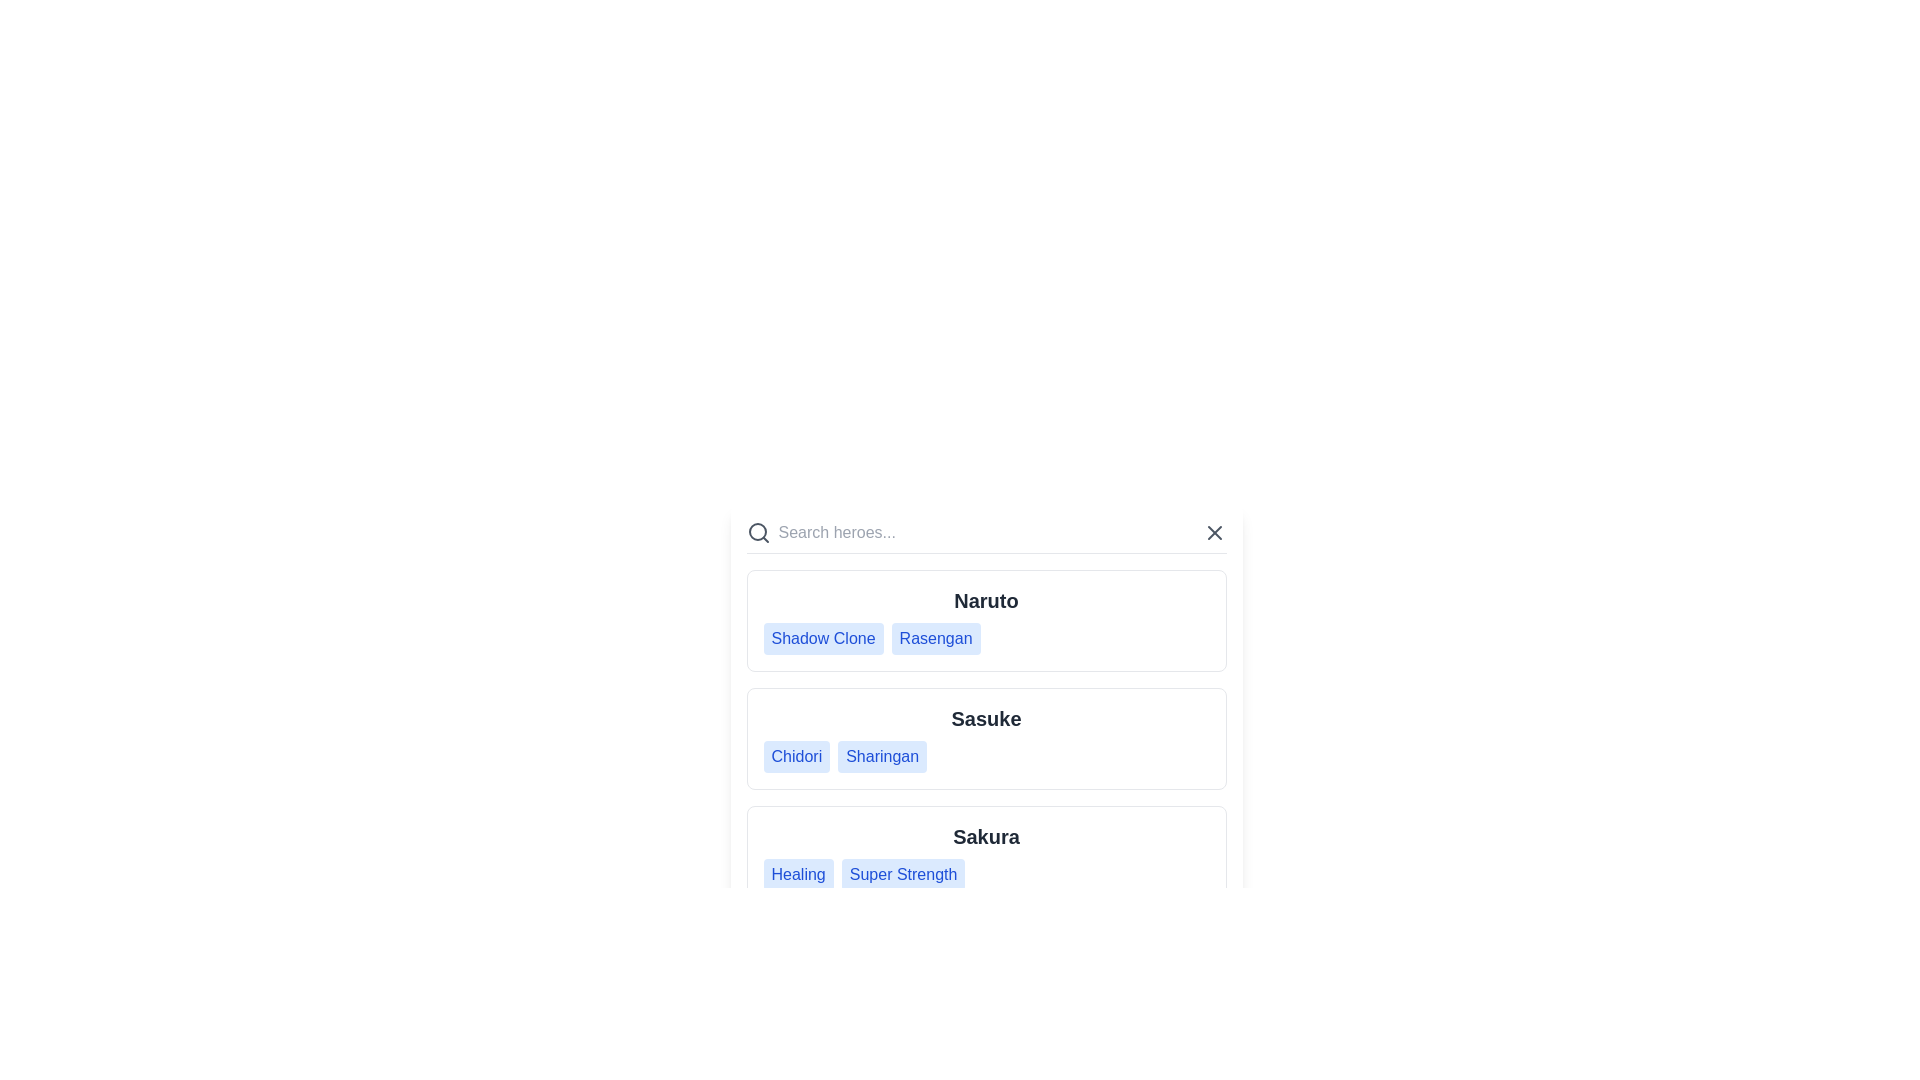 The image size is (1920, 1080). Describe the element at coordinates (823, 639) in the screenshot. I see `the 'Shadow Clone' button, which is a light blue rectangular button with rounded corners located under the title 'Naruto'` at that location.